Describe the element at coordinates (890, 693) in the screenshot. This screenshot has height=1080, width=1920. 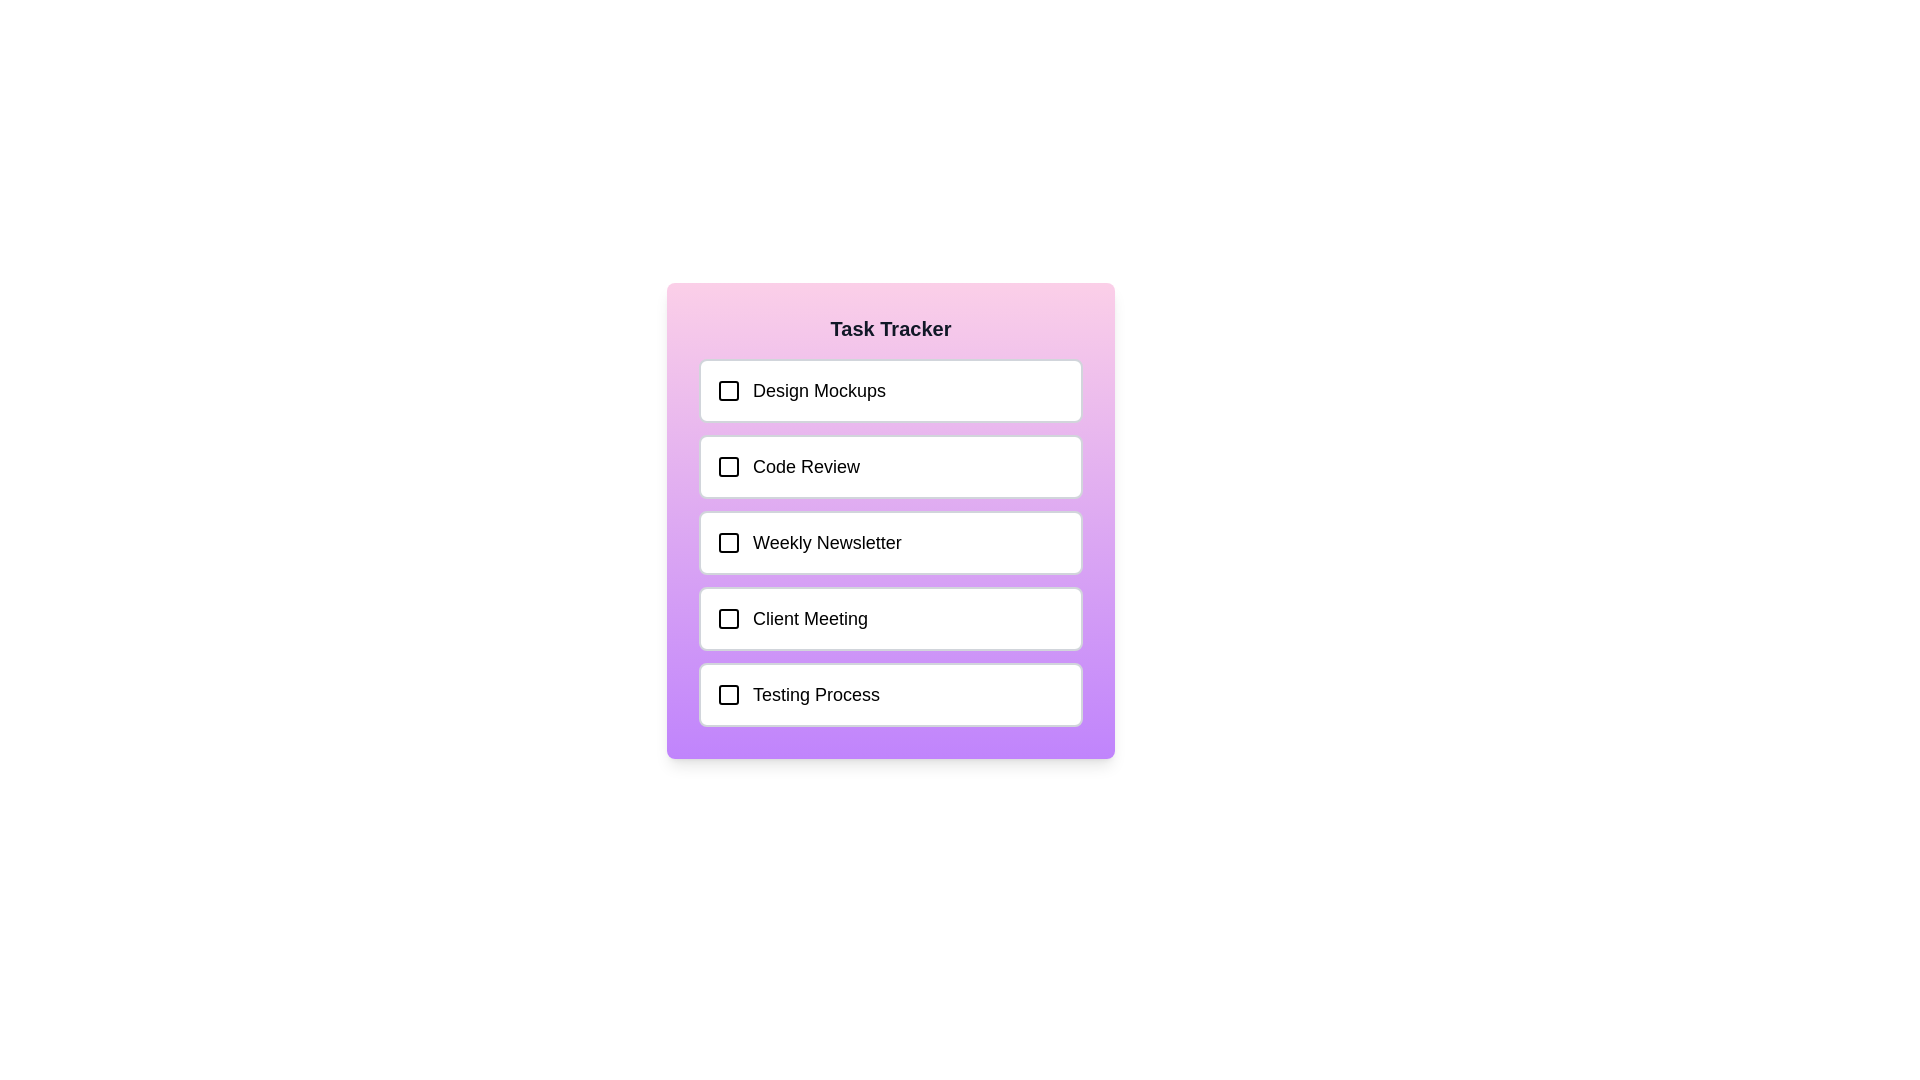
I see `the task labeled Testing Process` at that location.